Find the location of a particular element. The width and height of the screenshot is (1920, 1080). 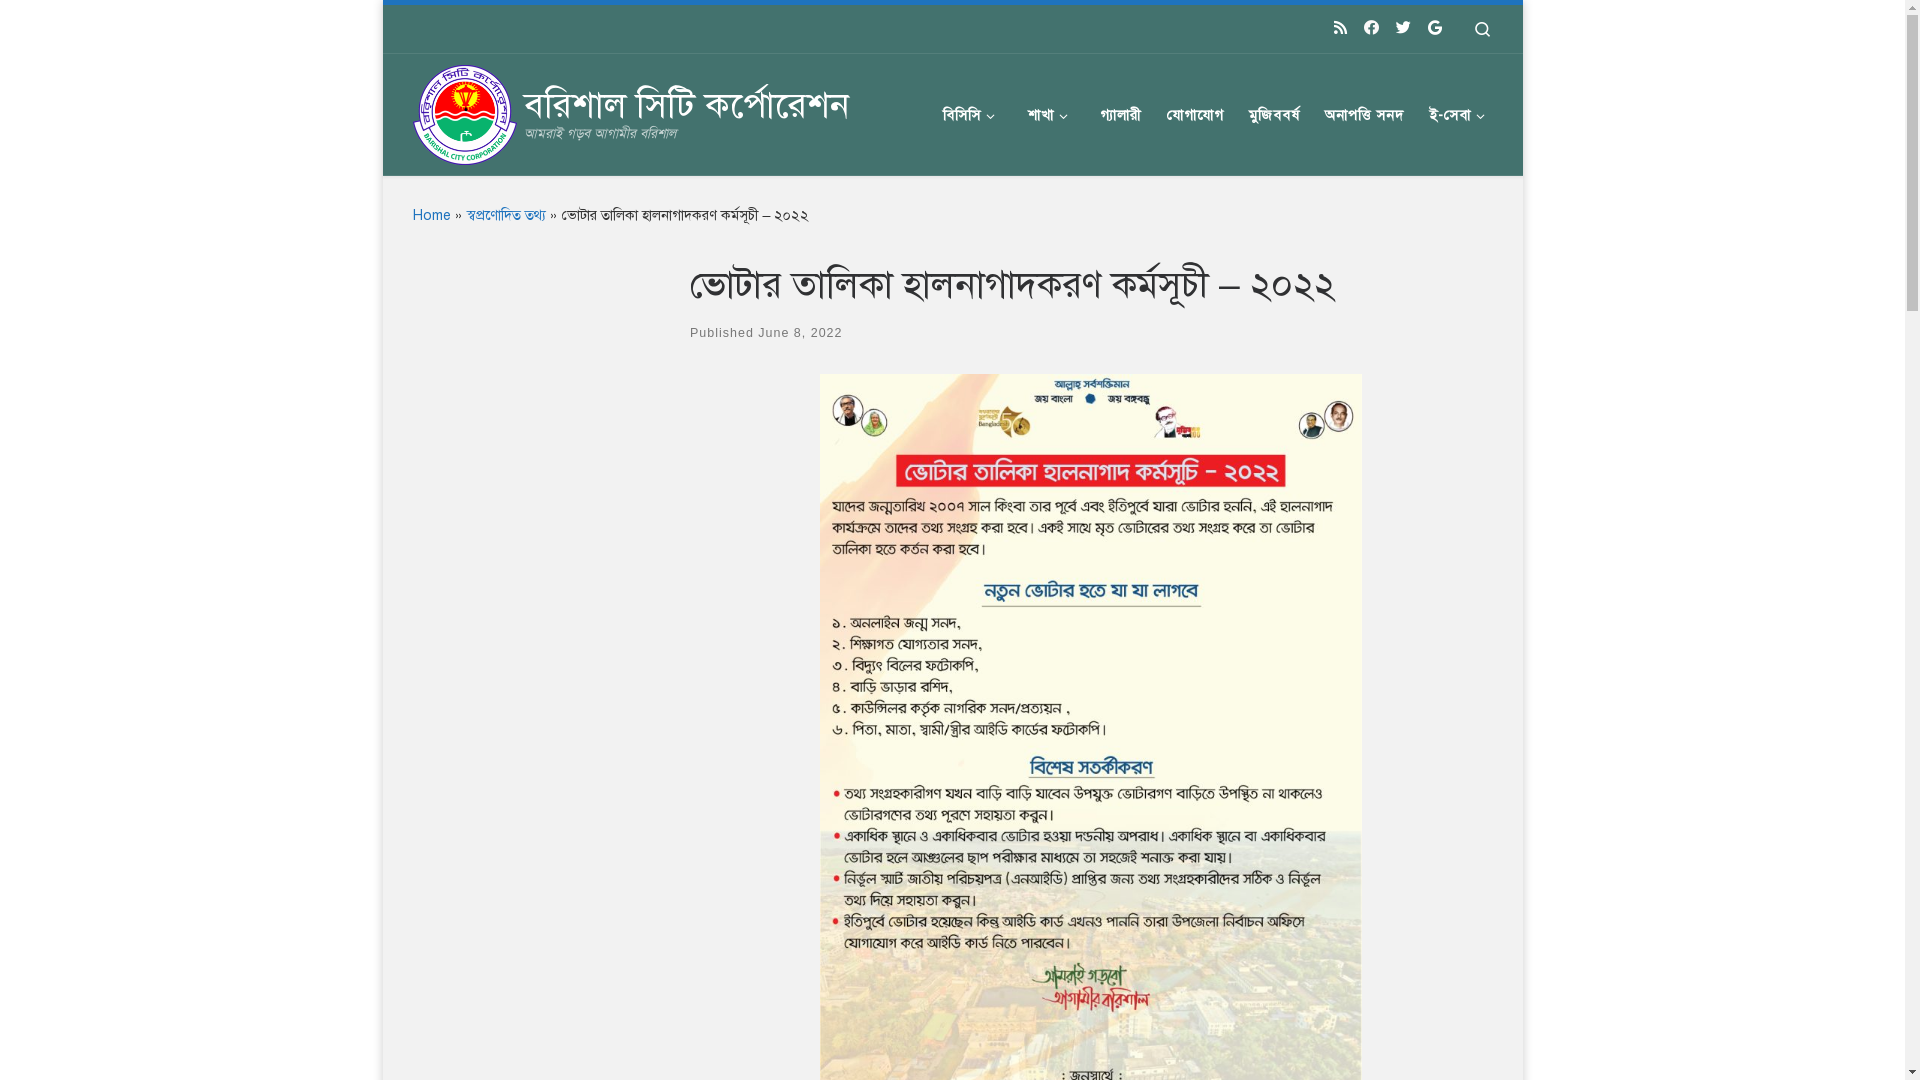

'Follow us on Facebook' is located at coordinates (1370, 28).